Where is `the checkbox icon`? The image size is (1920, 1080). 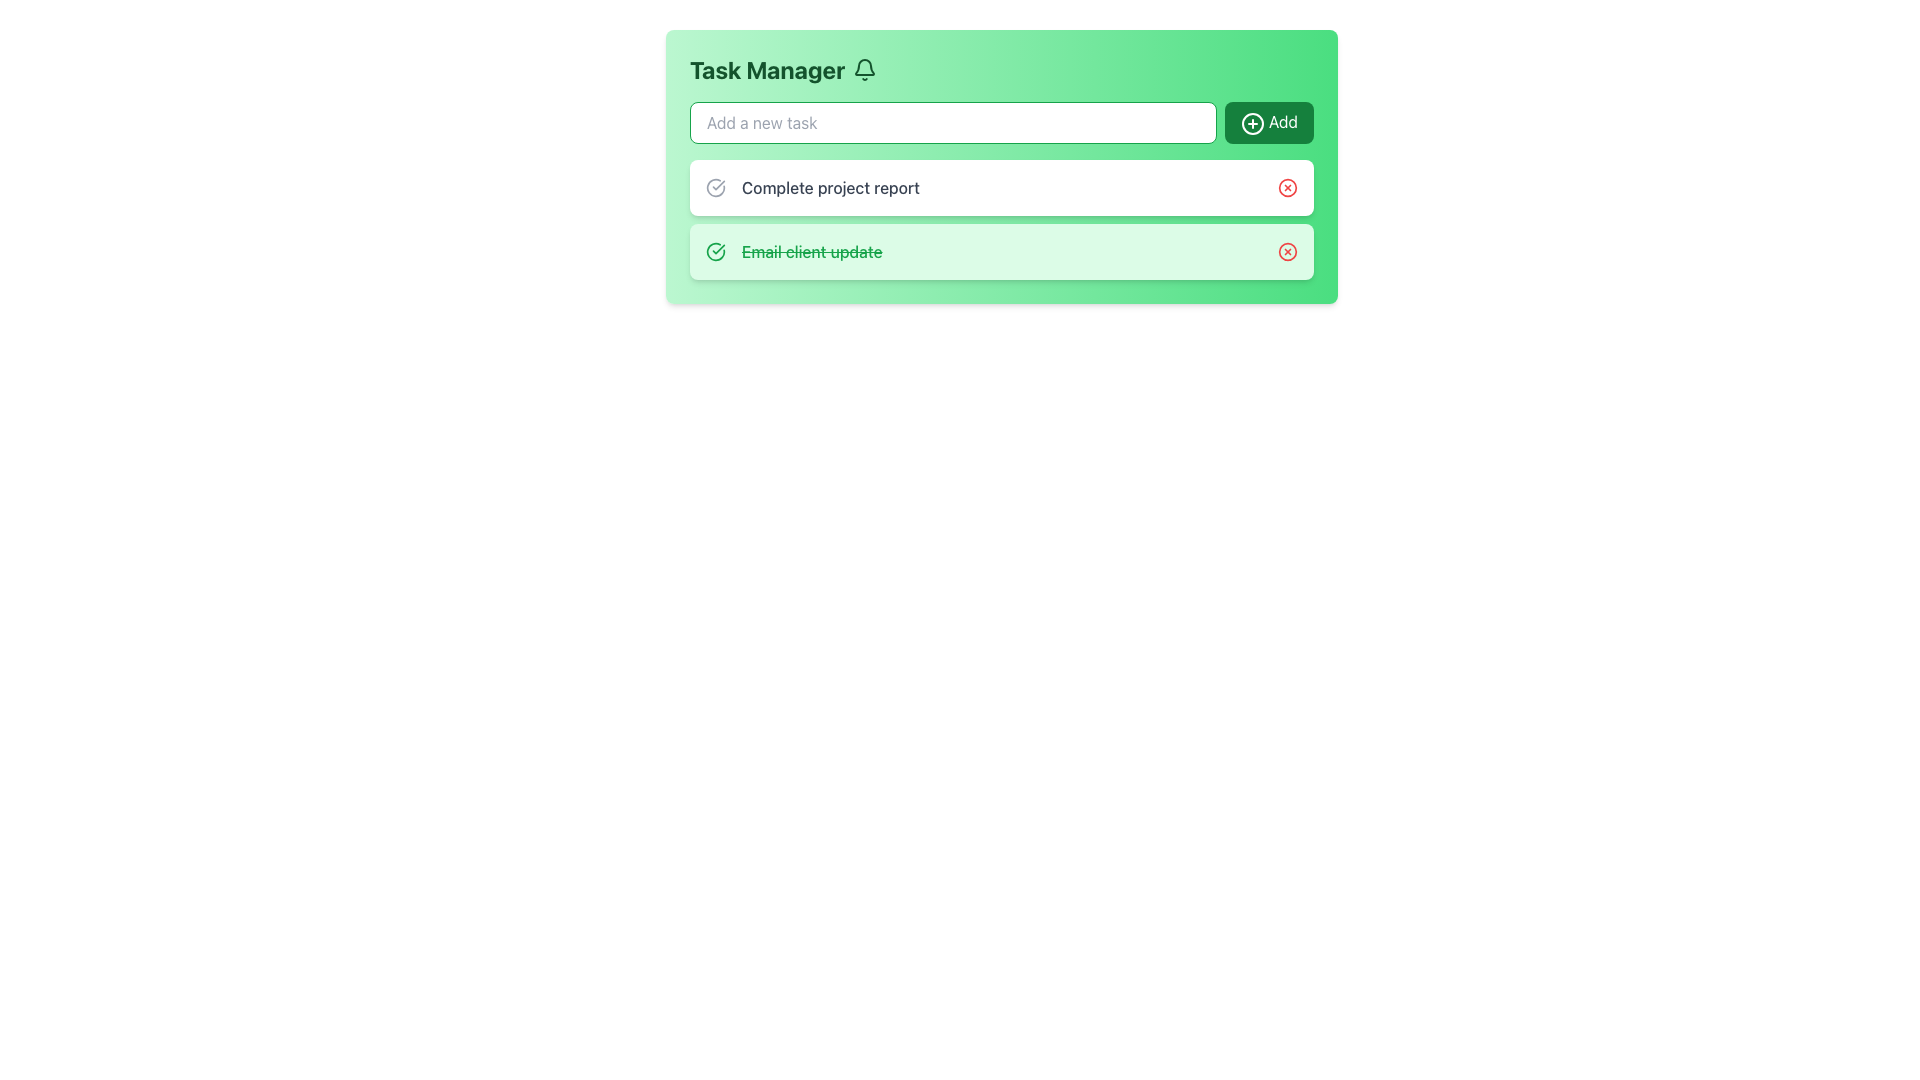
the checkbox icon is located at coordinates (715, 250).